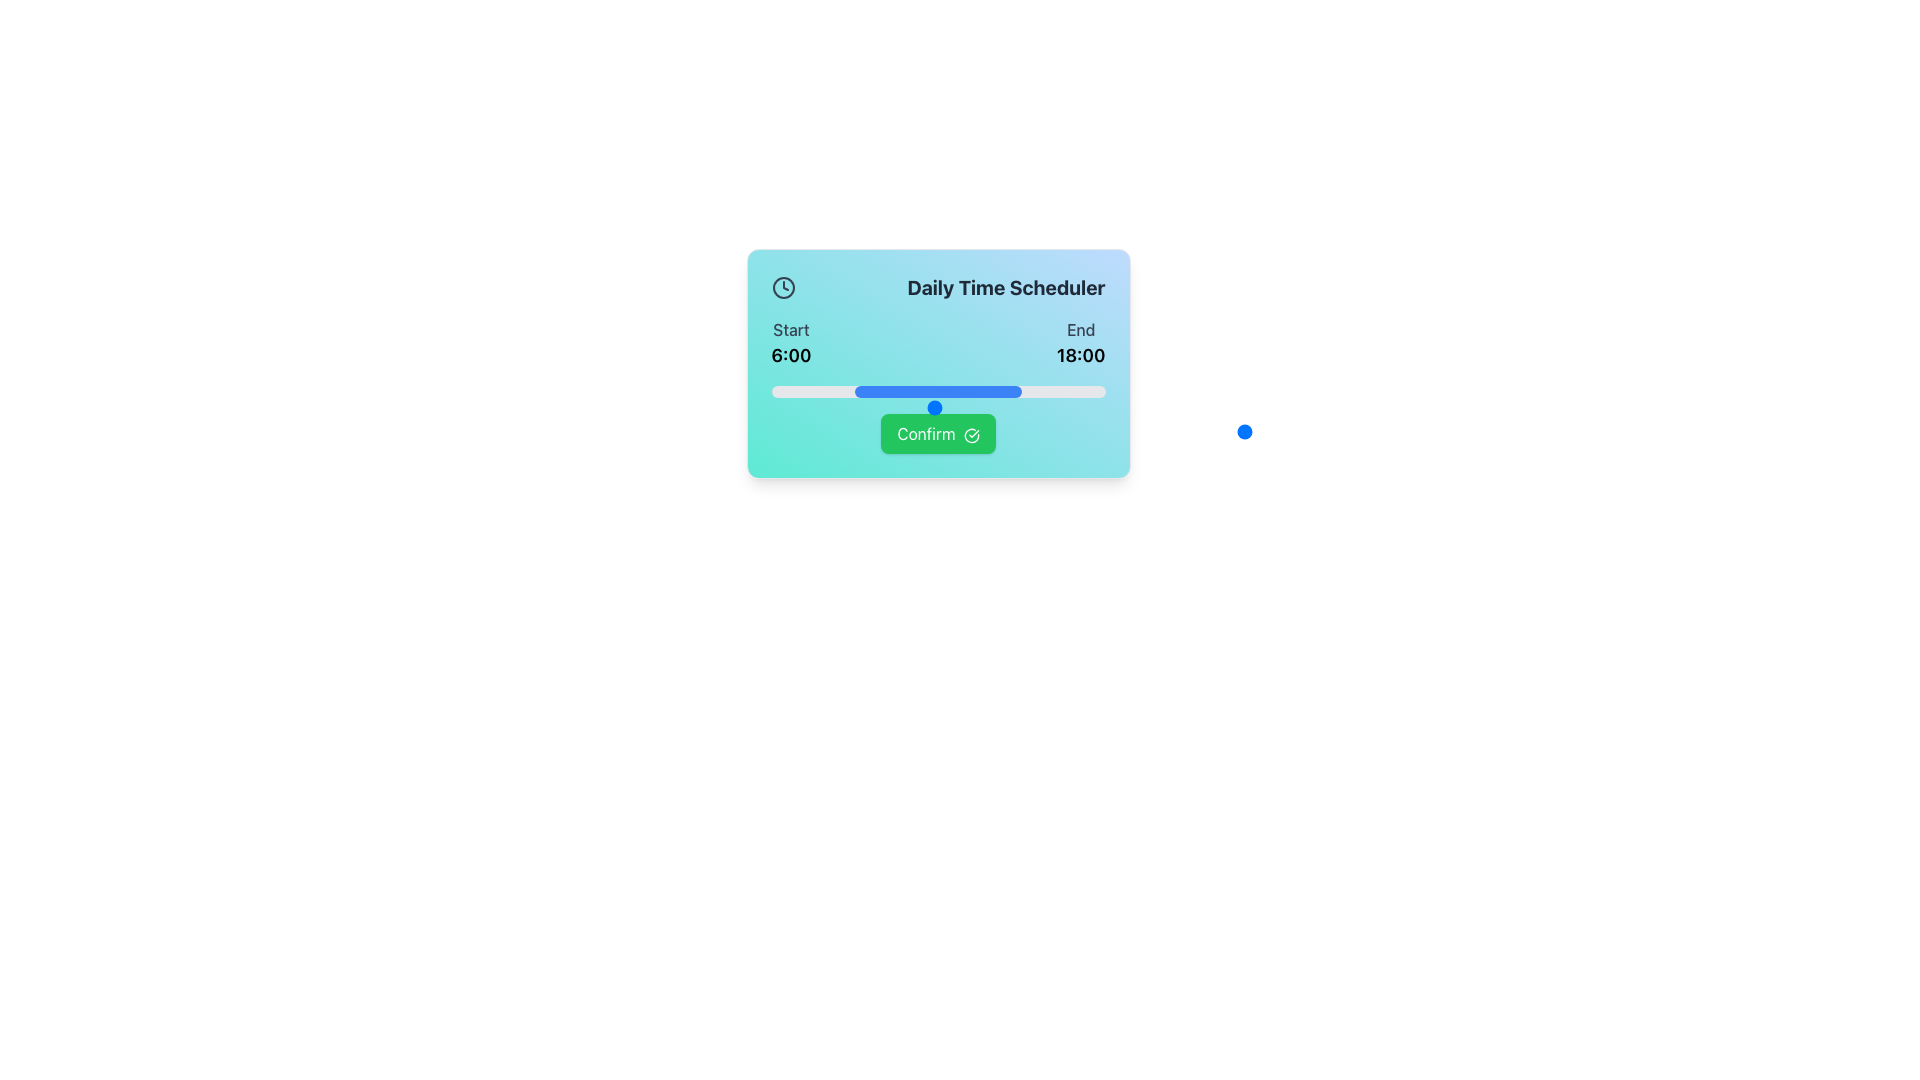 This screenshot has width=1920, height=1080. I want to click on the circular checkmark icon inside the green 'Confirm' button, located near the right side of the button, so click(971, 434).